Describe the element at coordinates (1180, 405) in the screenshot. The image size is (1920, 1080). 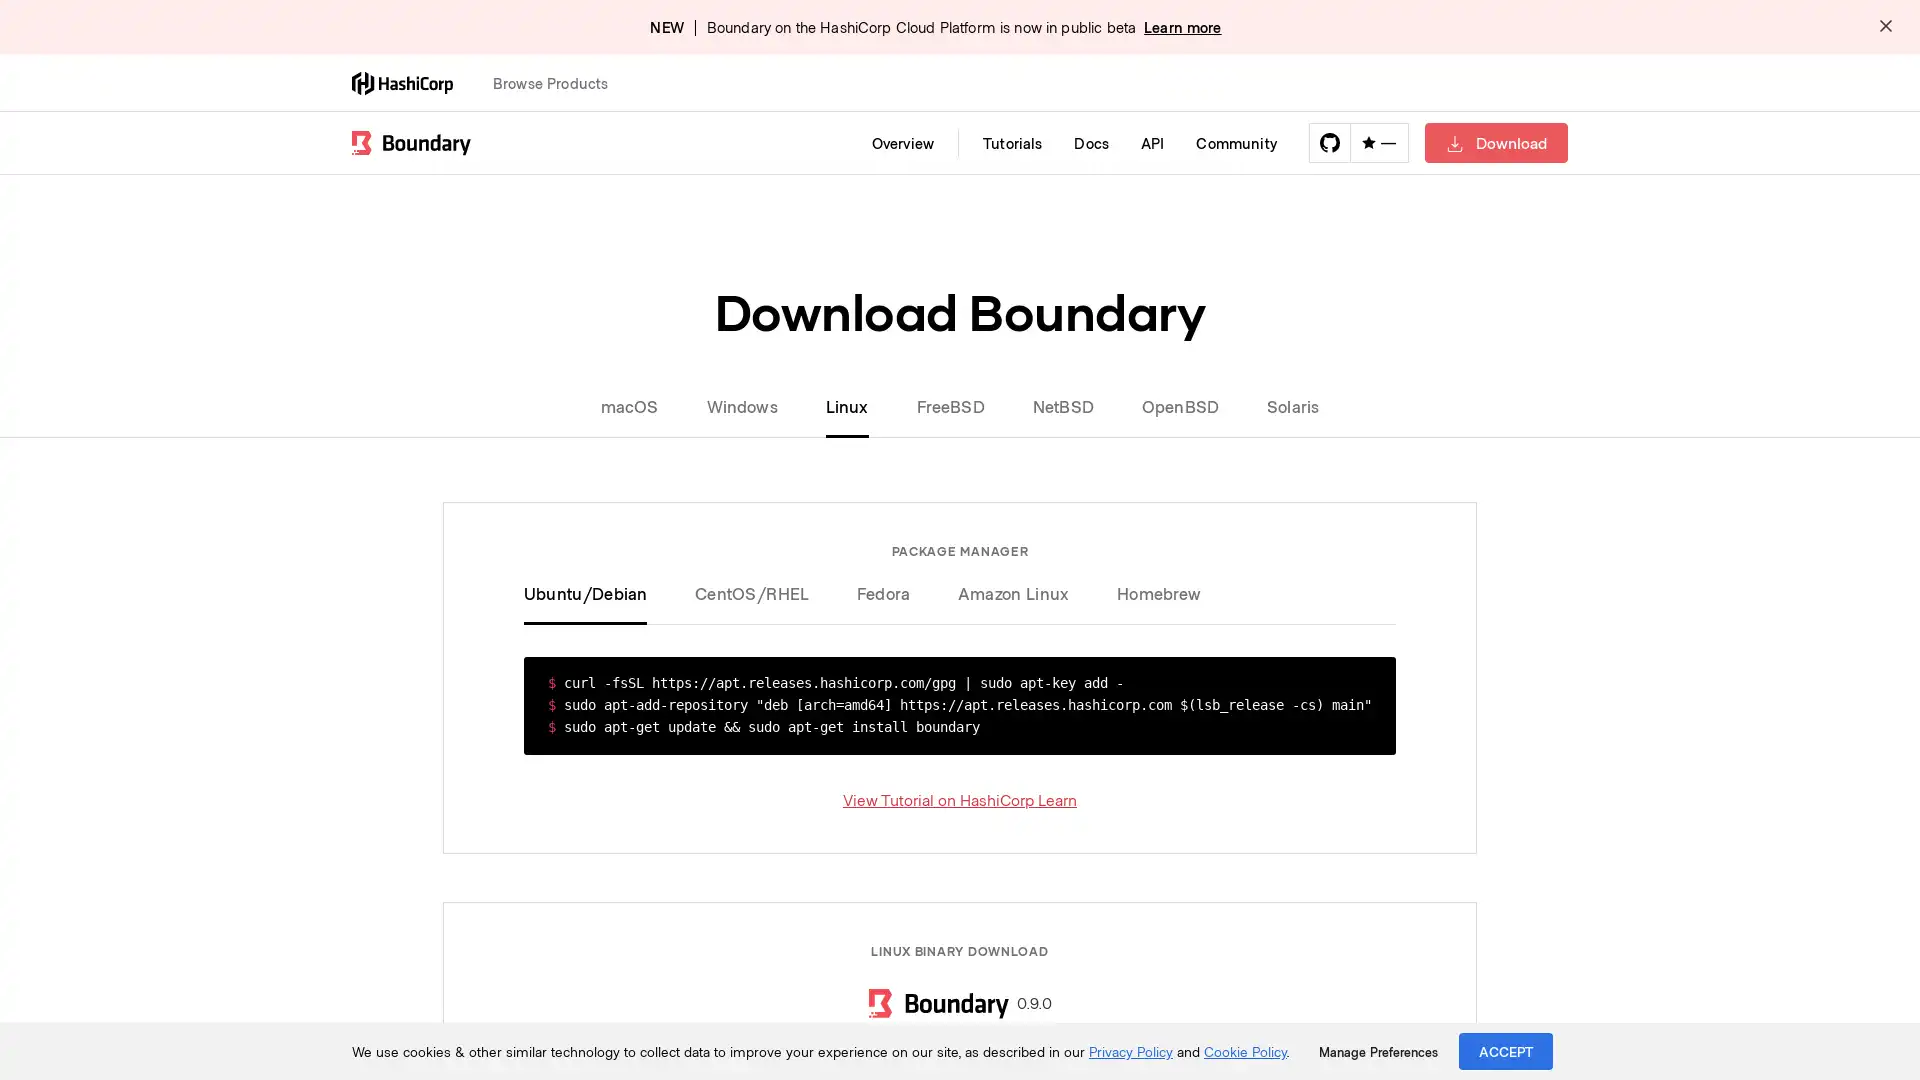
I see `OpenBSD` at that location.